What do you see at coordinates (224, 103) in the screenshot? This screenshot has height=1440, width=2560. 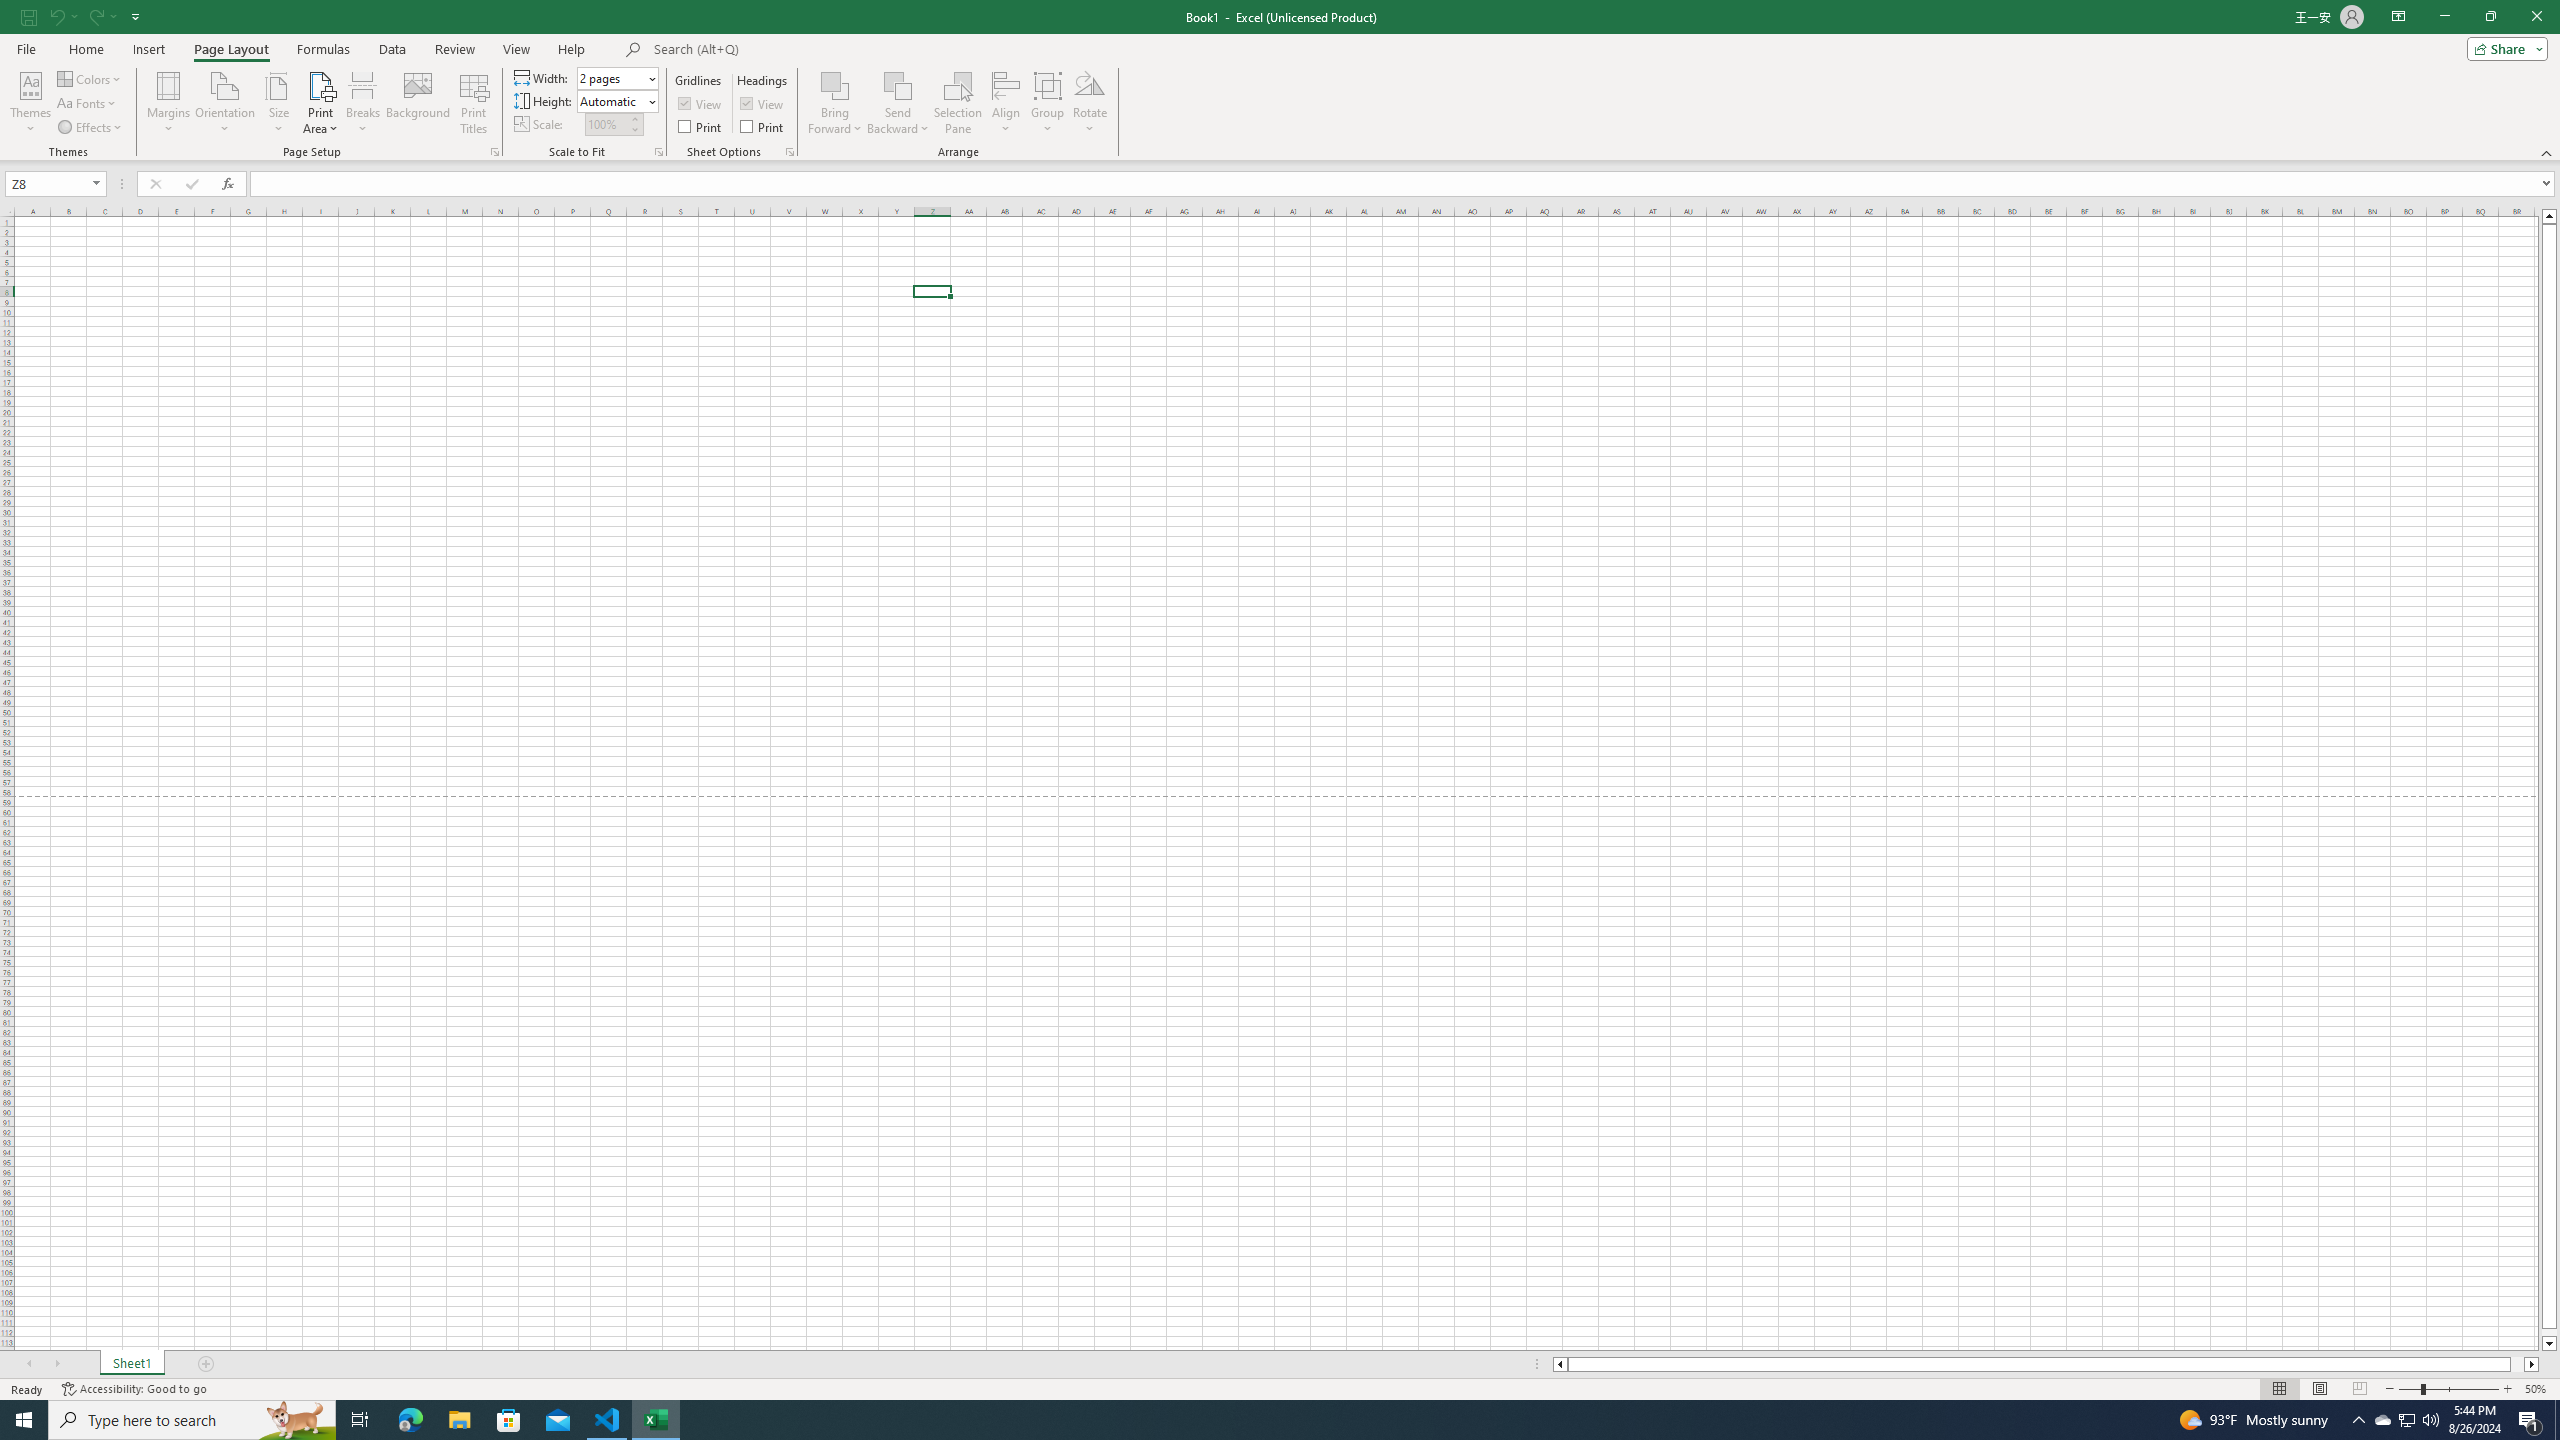 I see `'Orientation'` at bounding box center [224, 103].